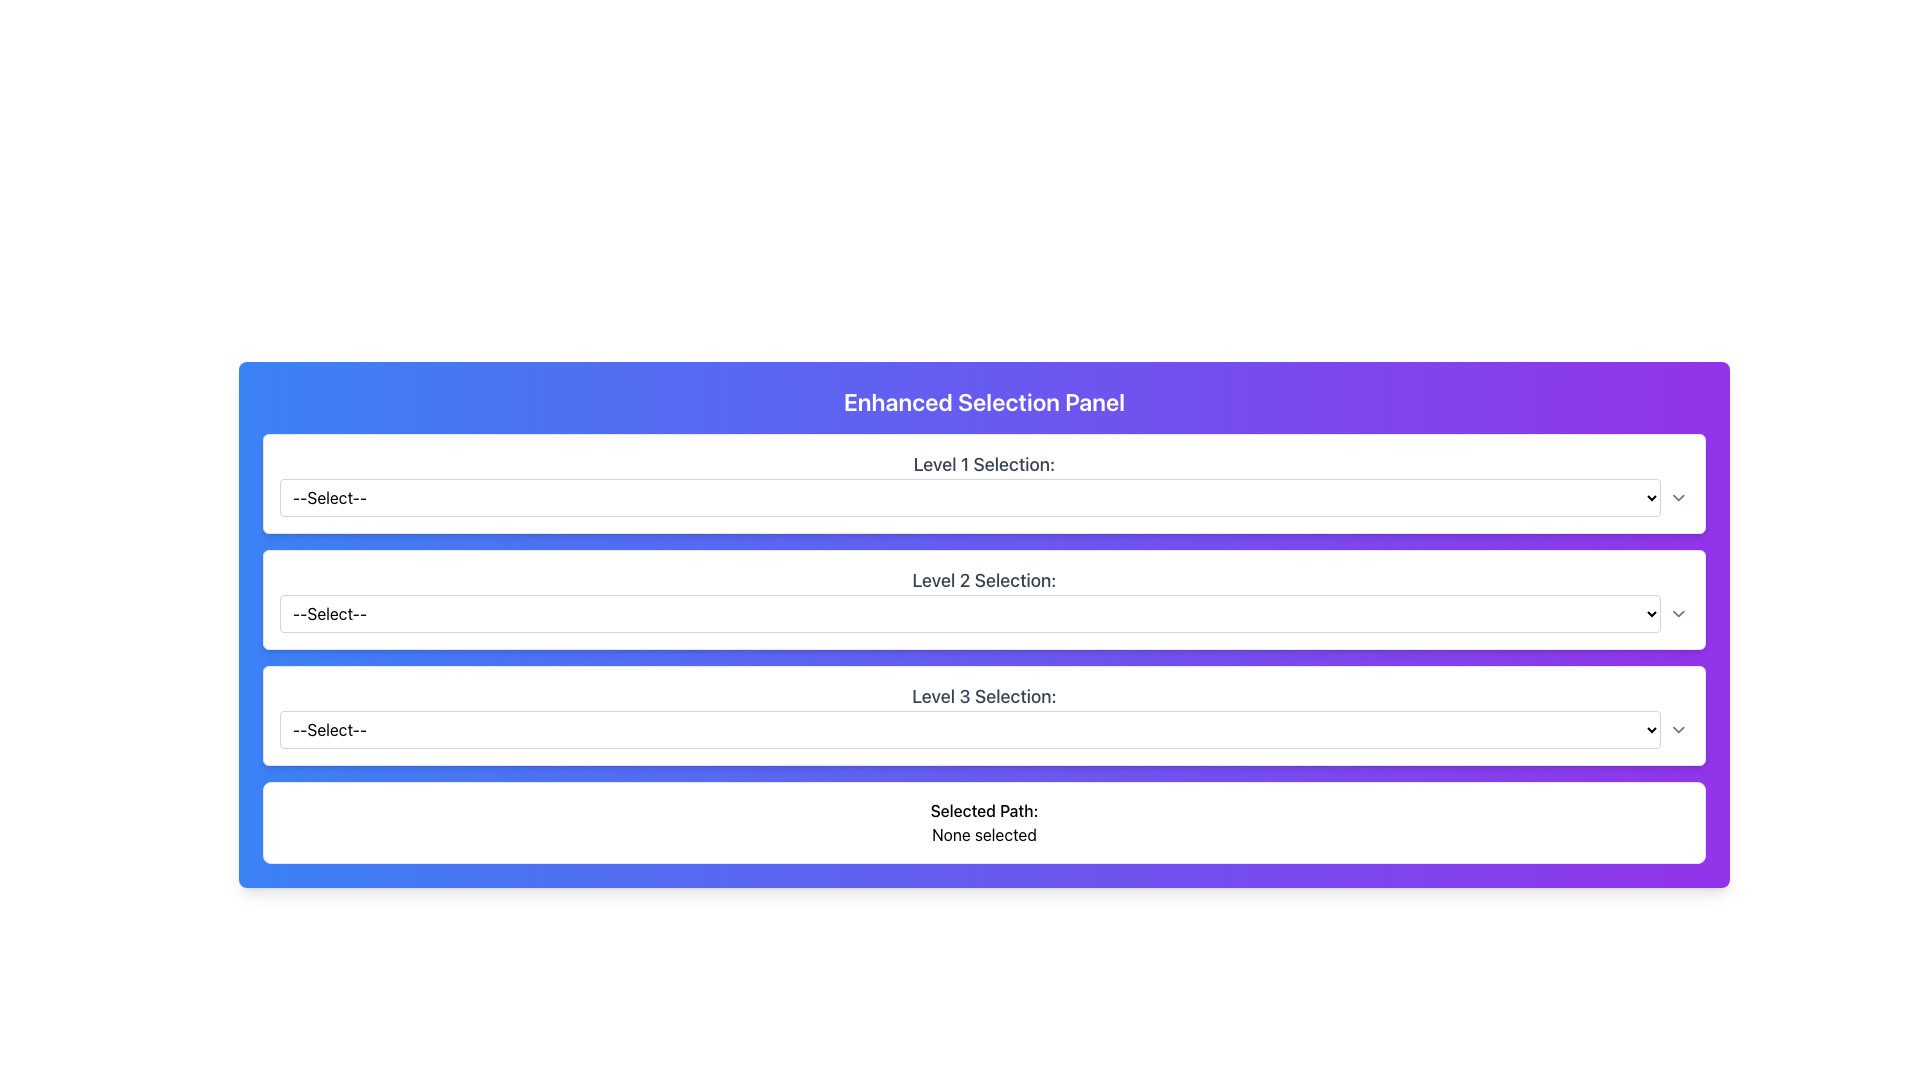 This screenshot has height=1080, width=1920. I want to click on the dropdown menu titled 'Level 2 Selection' that displays the text '--Select--Electronics', so click(970, 612).